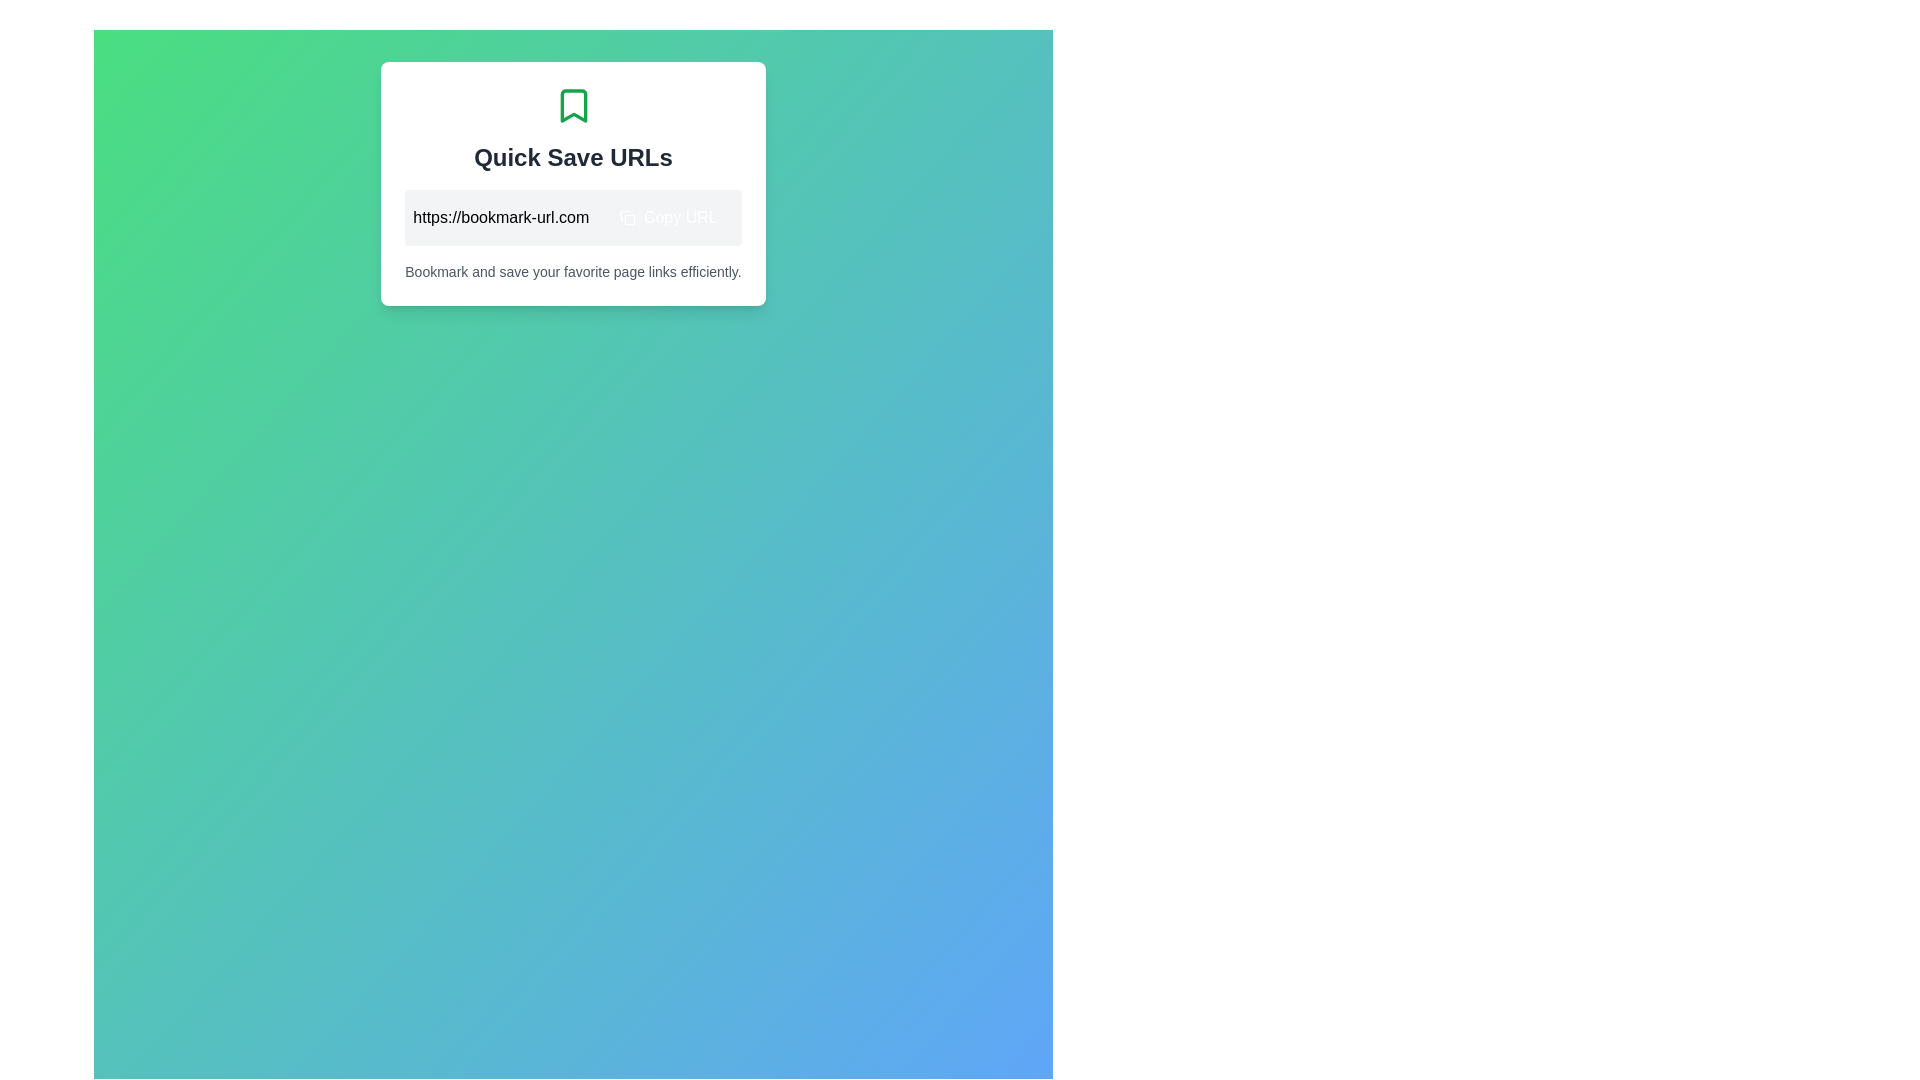 The image size is (1920, 1080). What do you see at coordinates (668, 218) in the screenshot?
I see `the copy URL button located to the right of the displayed URL 'https://bookmark-url.com'` at bounding box center [668, 218].